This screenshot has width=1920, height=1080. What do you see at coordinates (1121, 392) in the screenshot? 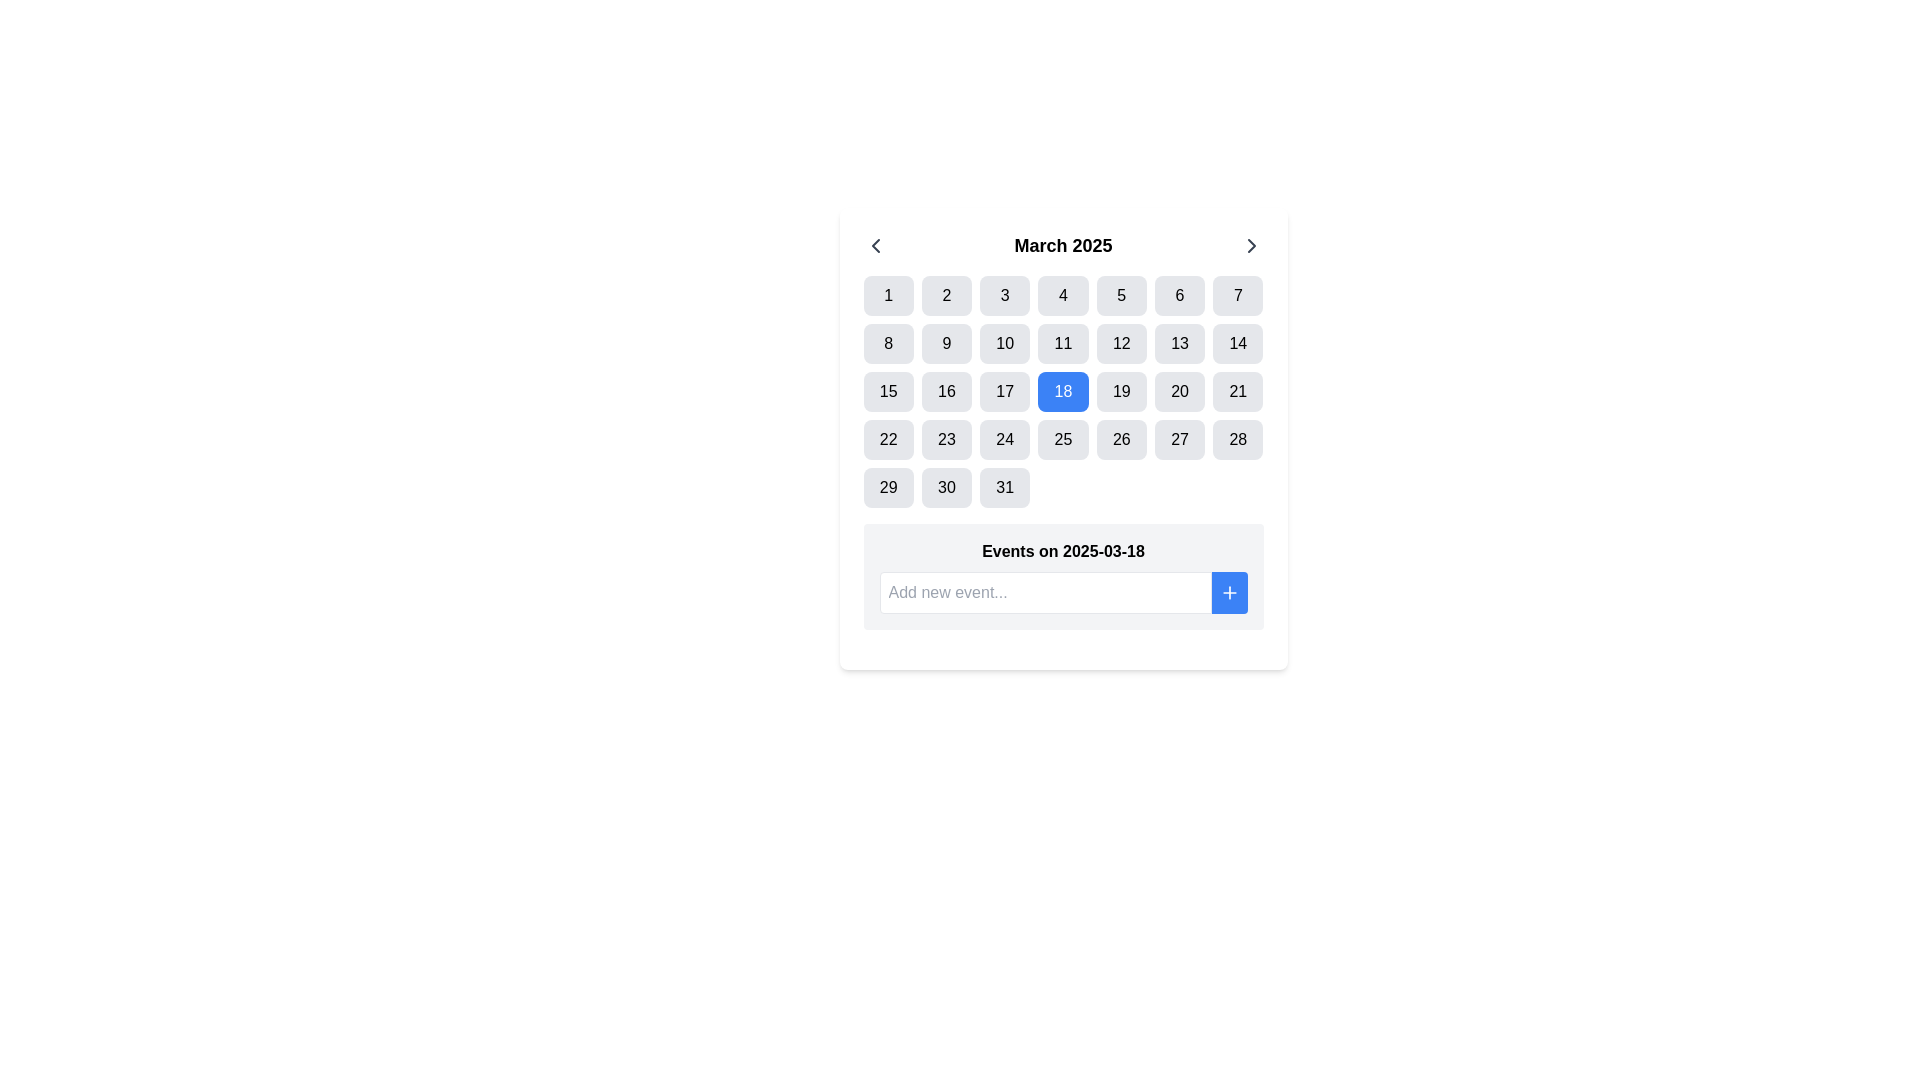
I see `the interactive button representing the date '19'` at bounding box center [1121, 392].